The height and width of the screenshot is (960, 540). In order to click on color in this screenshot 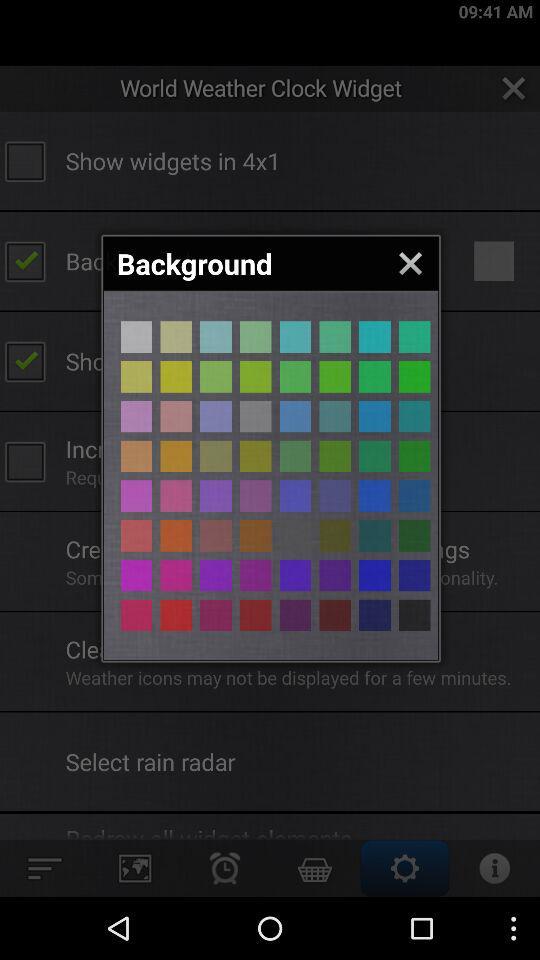, I will do `click(176, 614)`.